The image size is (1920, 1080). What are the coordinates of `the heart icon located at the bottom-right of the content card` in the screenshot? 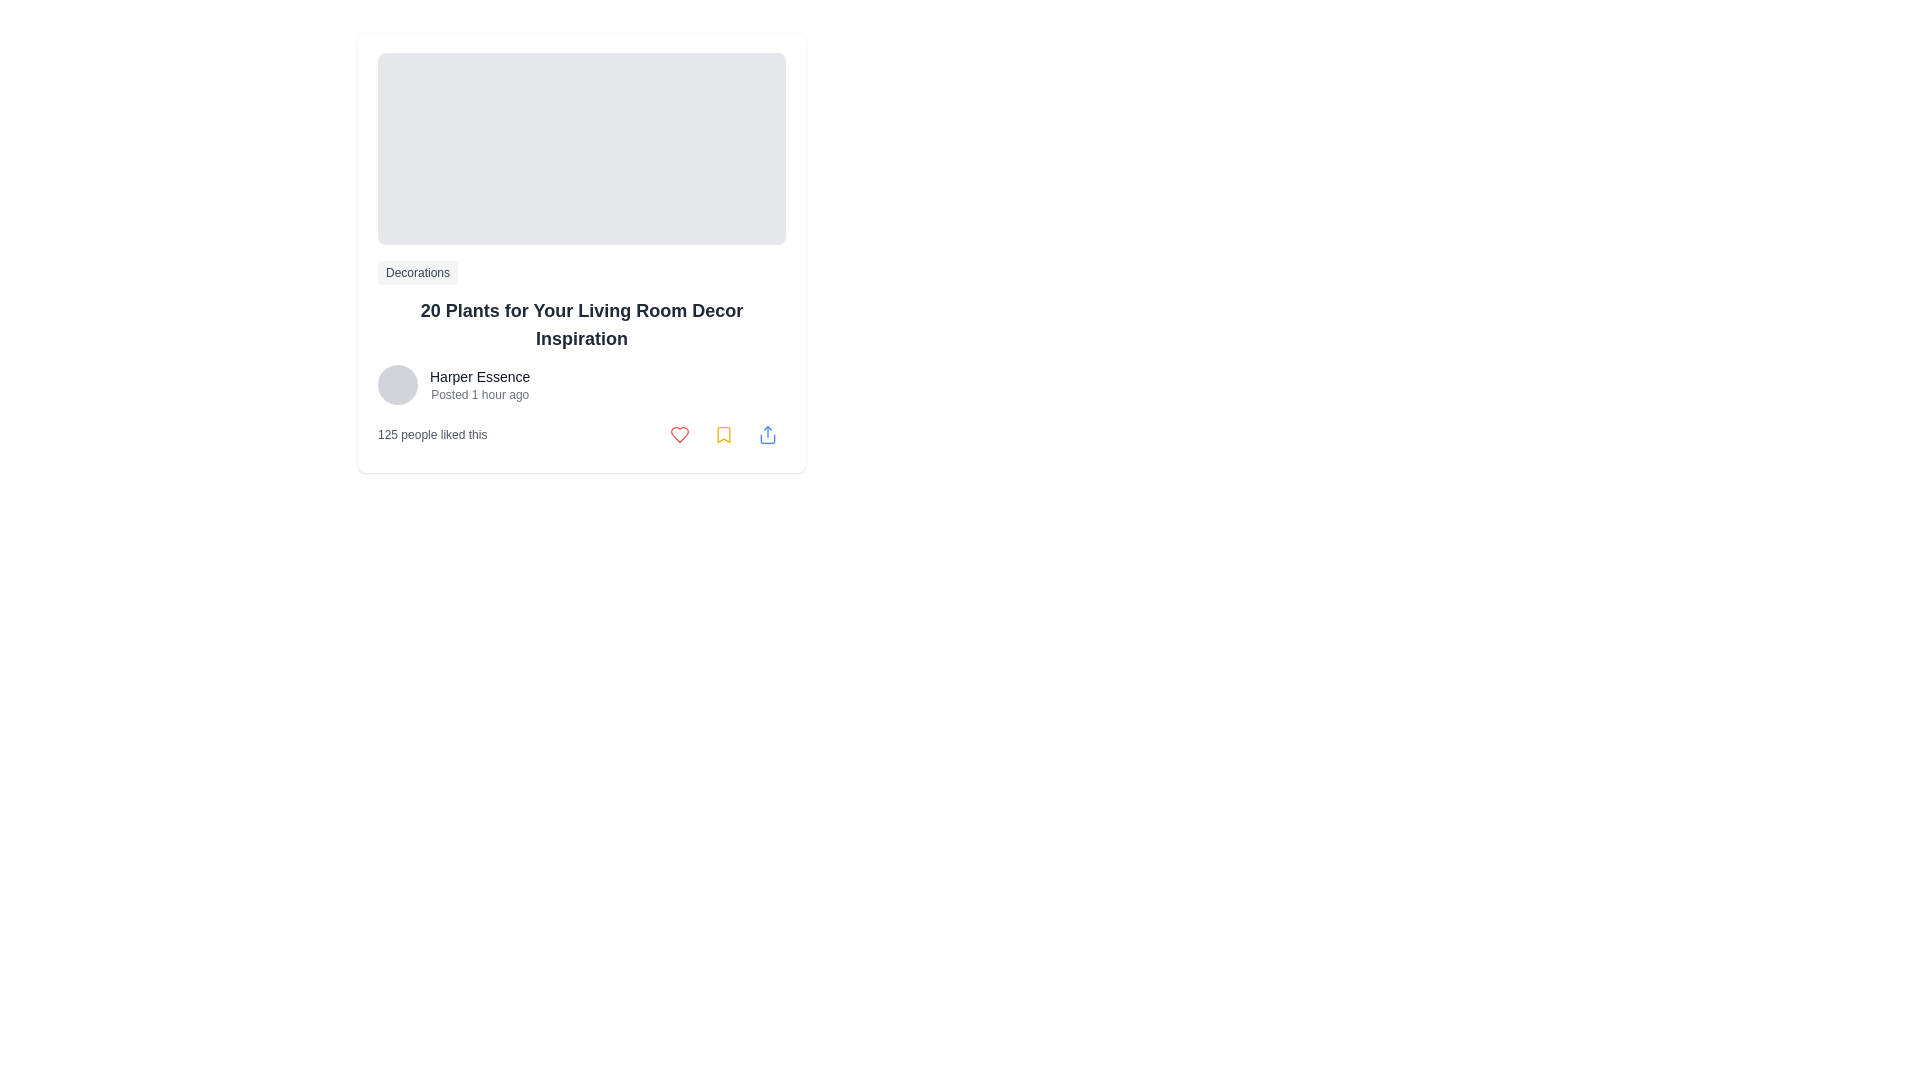 It's located at (680, 434).